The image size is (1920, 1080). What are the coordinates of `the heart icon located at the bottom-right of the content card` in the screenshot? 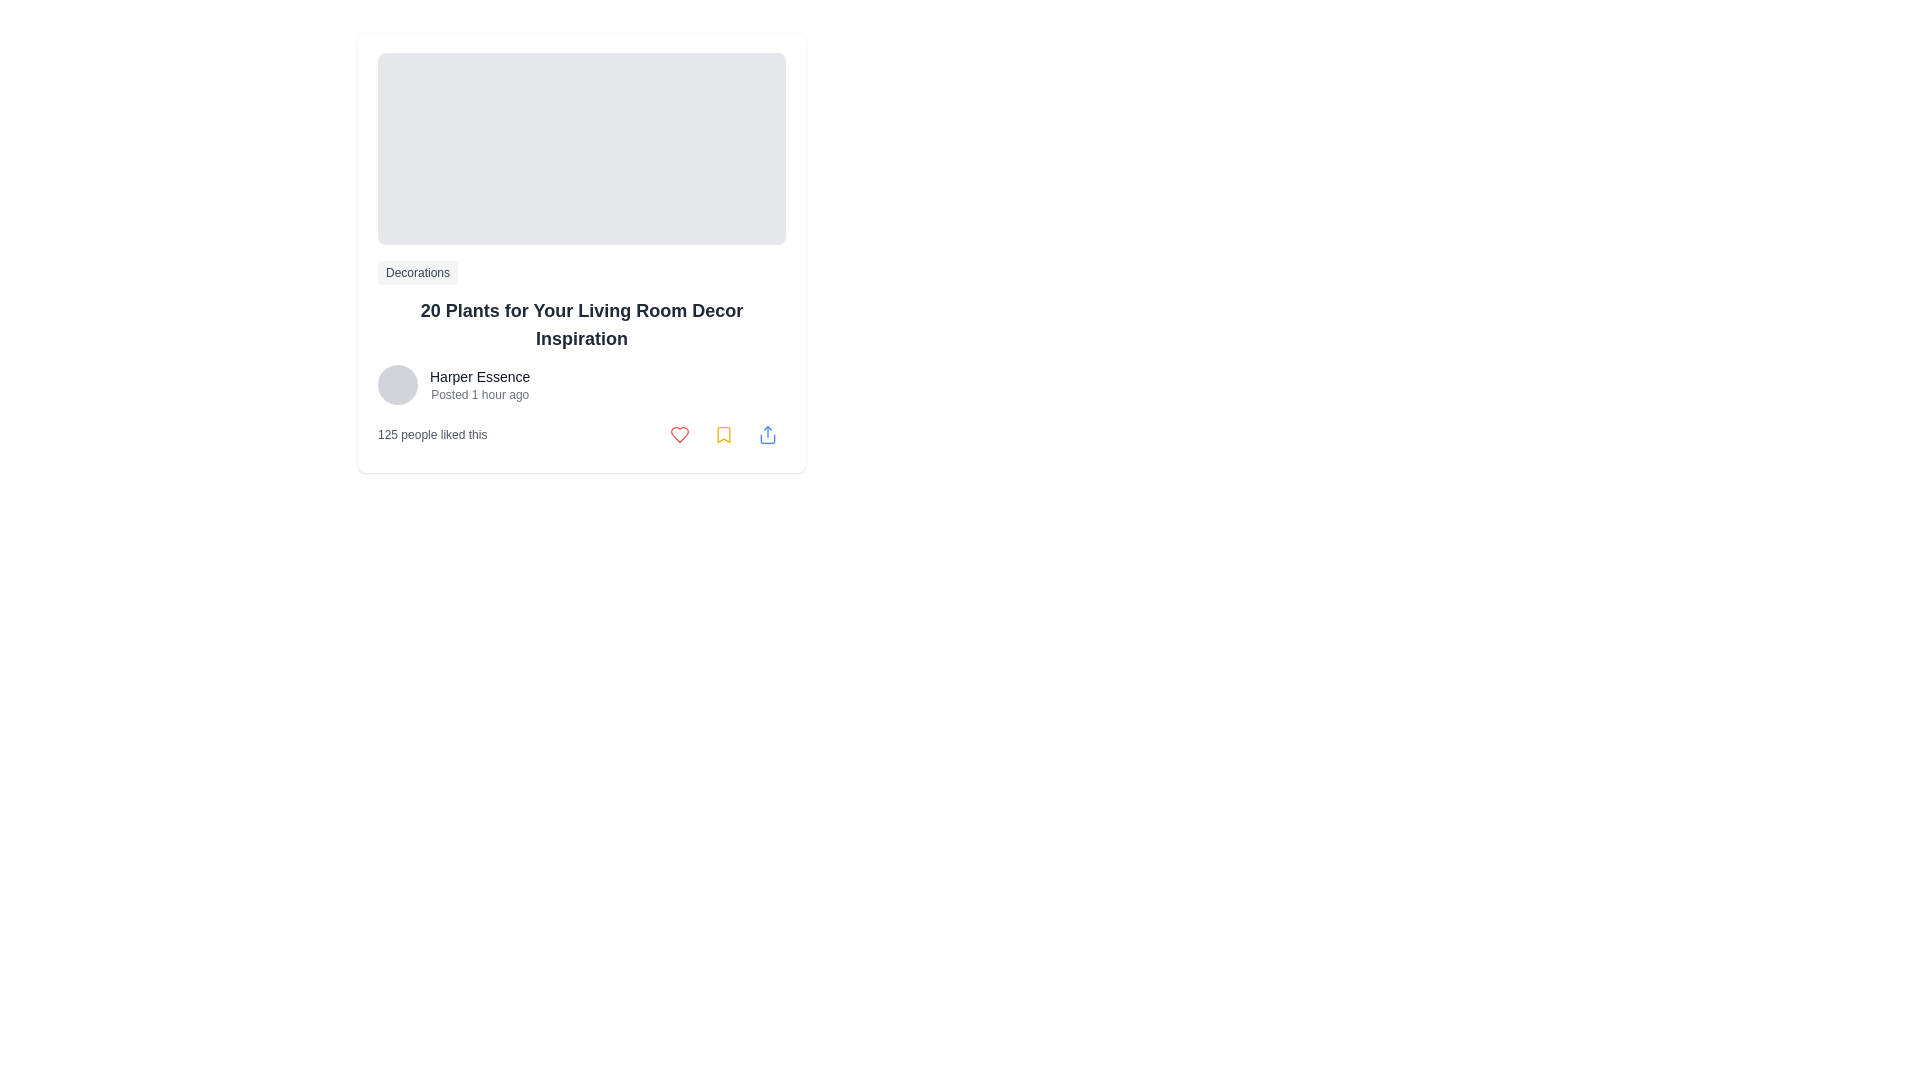 It's located at (680, 434).